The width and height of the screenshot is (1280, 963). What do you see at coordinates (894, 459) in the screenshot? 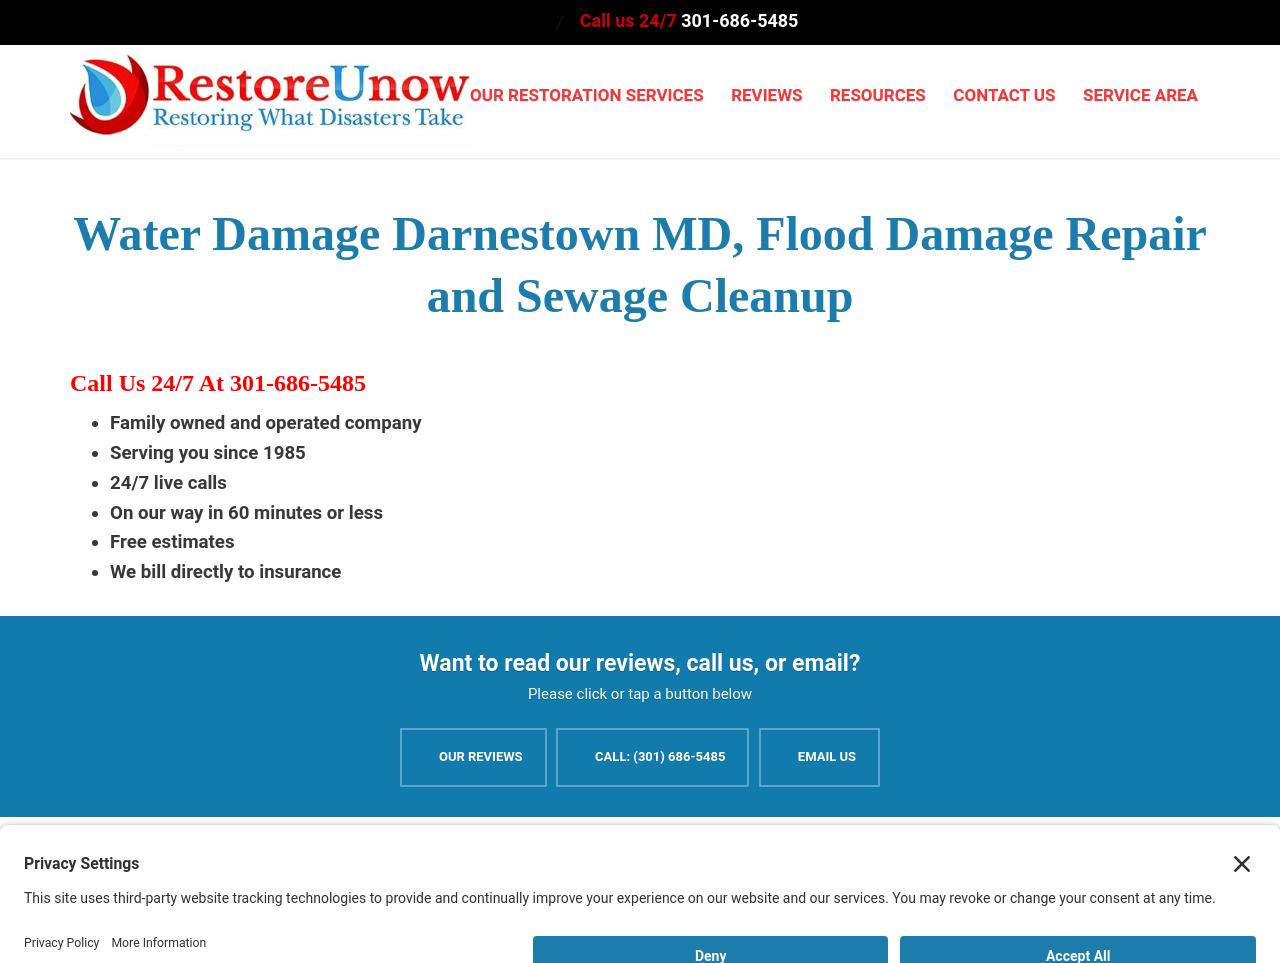
I see `'Commercial Sewage Damage Restoration'` at bounding box center [894, 459].